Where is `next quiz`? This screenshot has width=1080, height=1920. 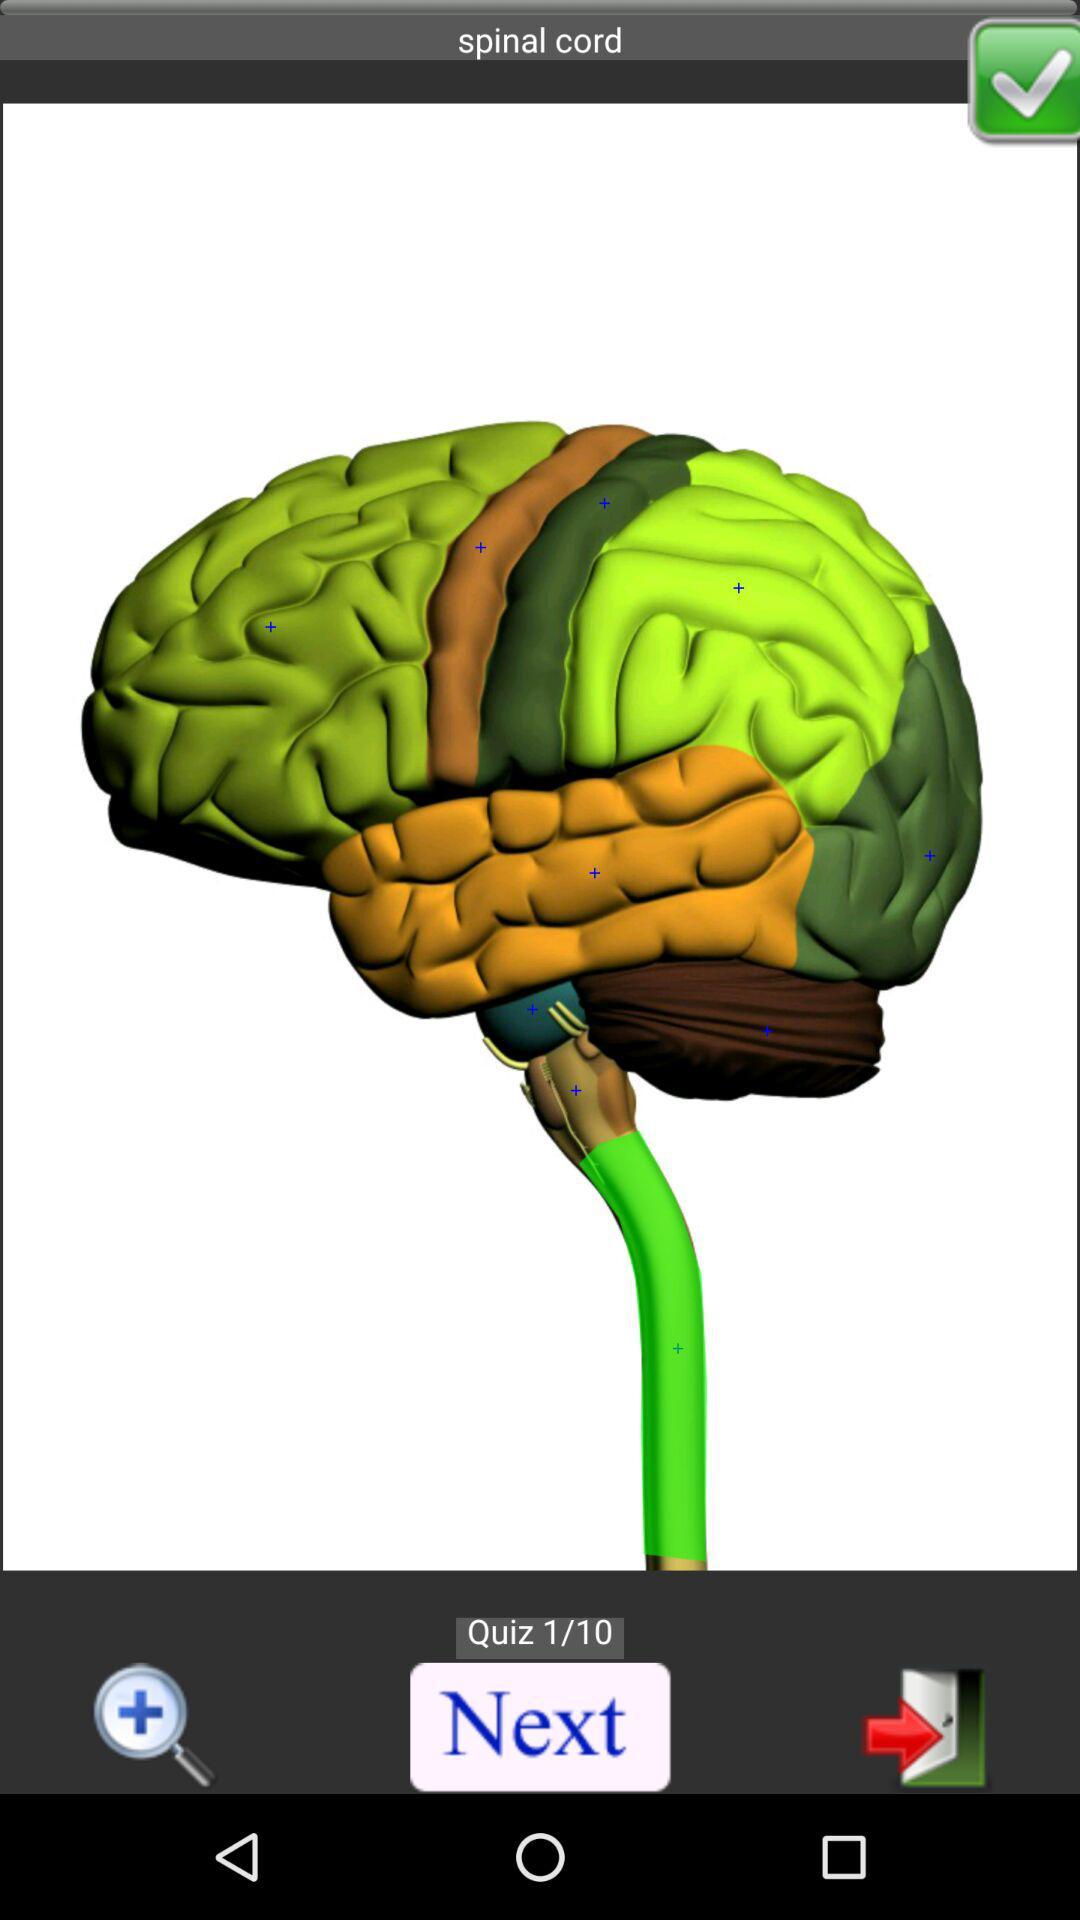
next quiz is located at coordinates (541, 1727).